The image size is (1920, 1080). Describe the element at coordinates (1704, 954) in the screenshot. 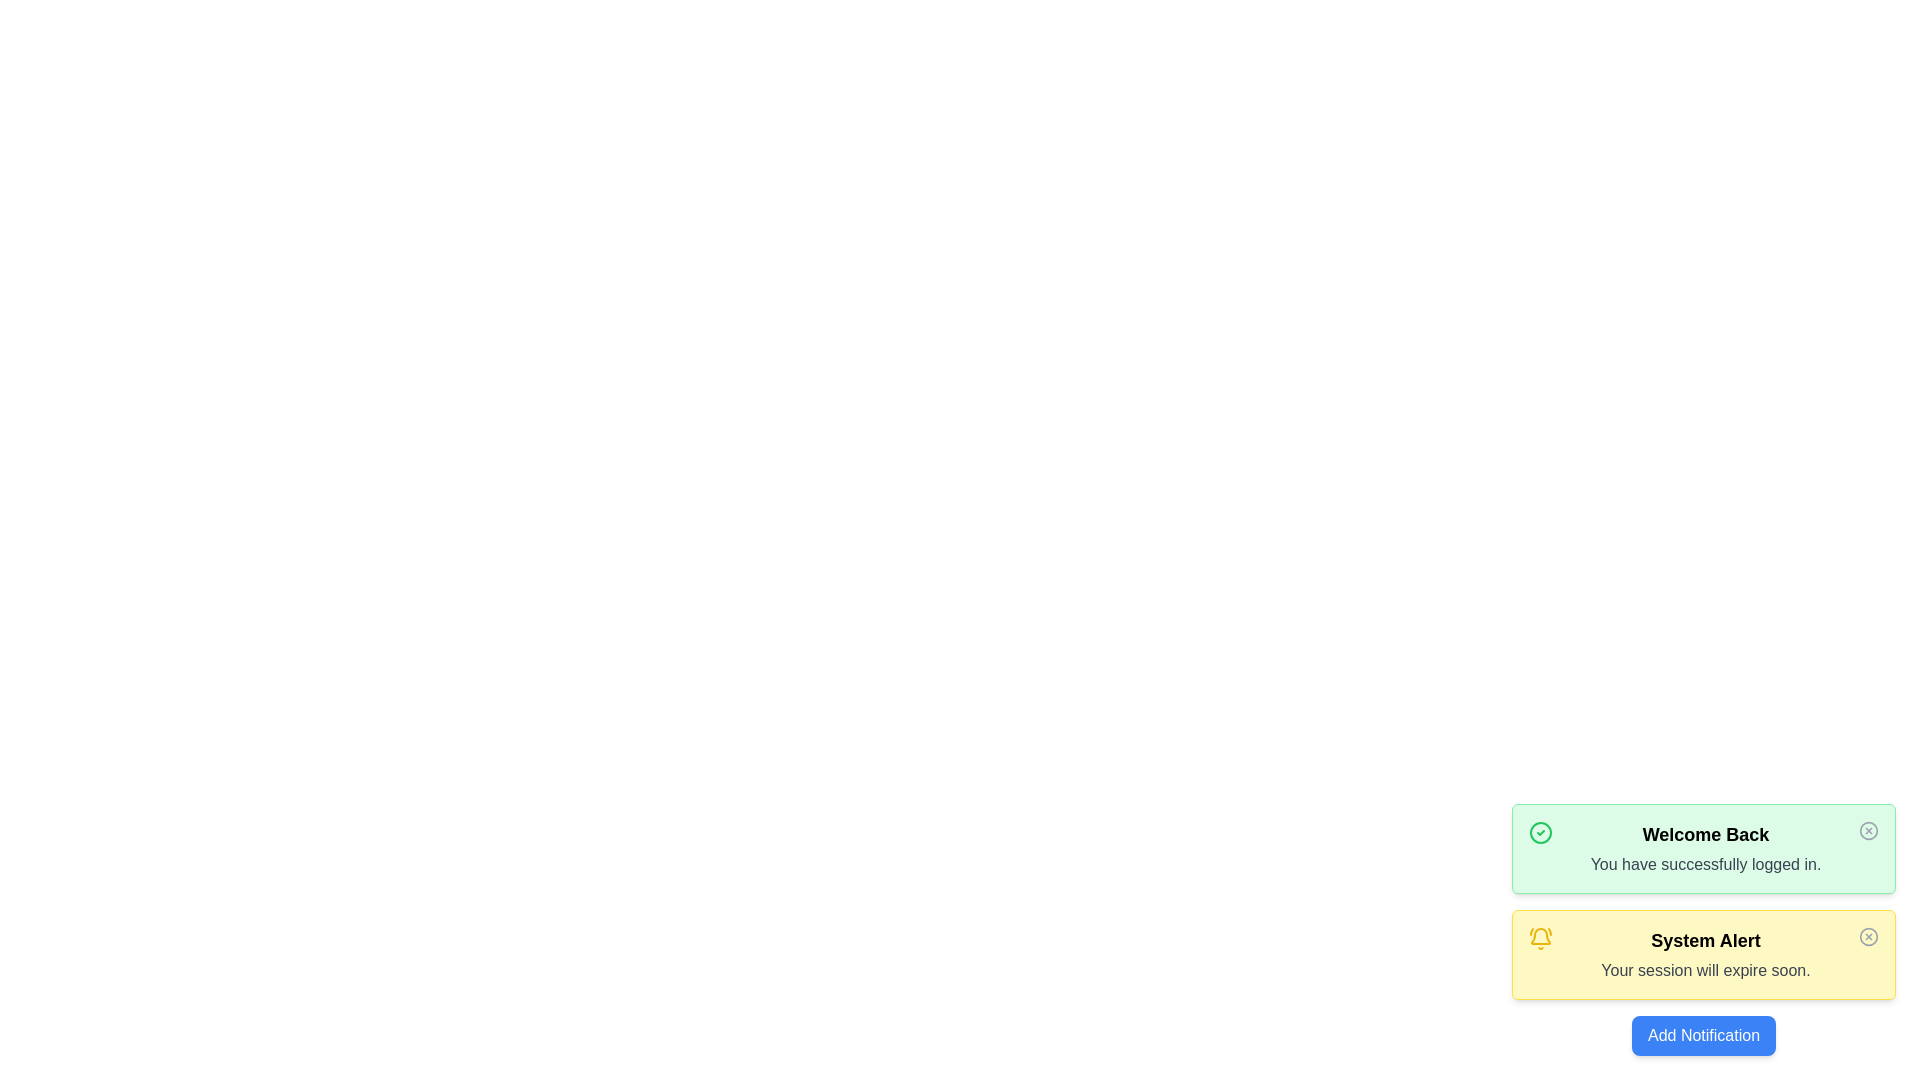

I see `message from the textual label component that notifies users of a current system alert concerning session expiry, located within a yellow background notification box below the 'Welcome Back' message` at that location.